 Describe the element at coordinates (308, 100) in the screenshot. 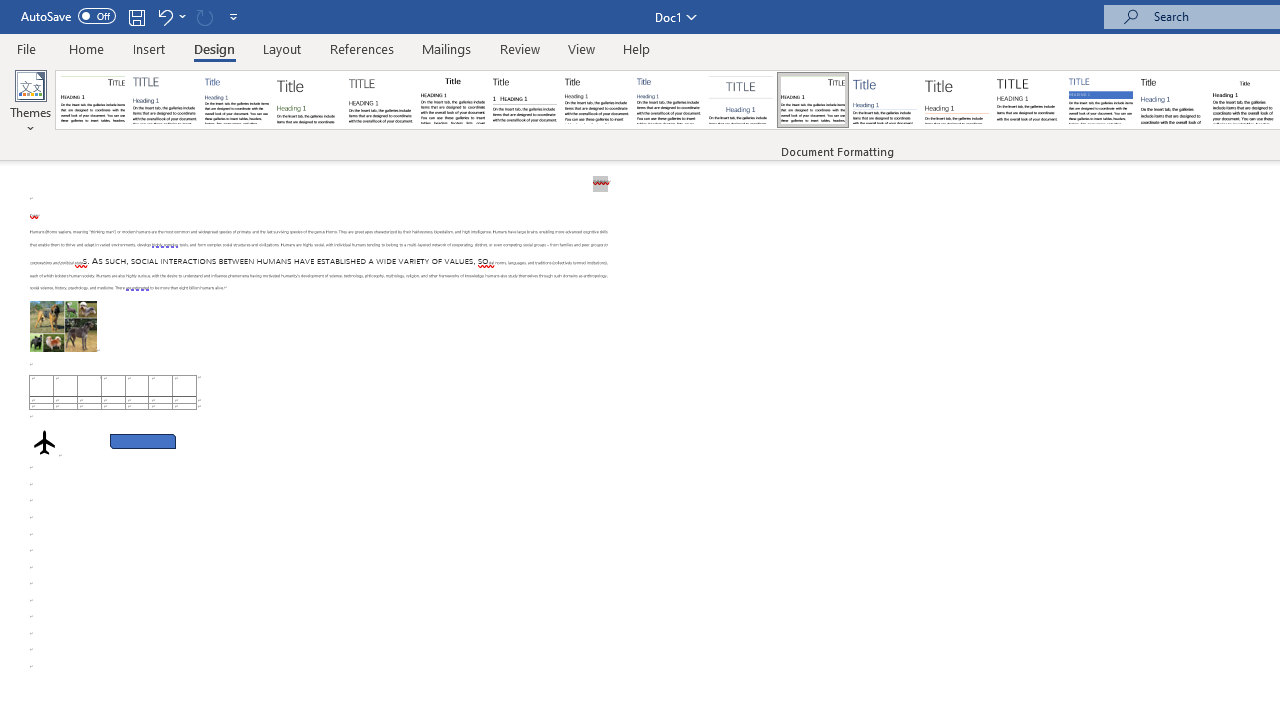

I see `'Basic (Stylish)'` at that location.